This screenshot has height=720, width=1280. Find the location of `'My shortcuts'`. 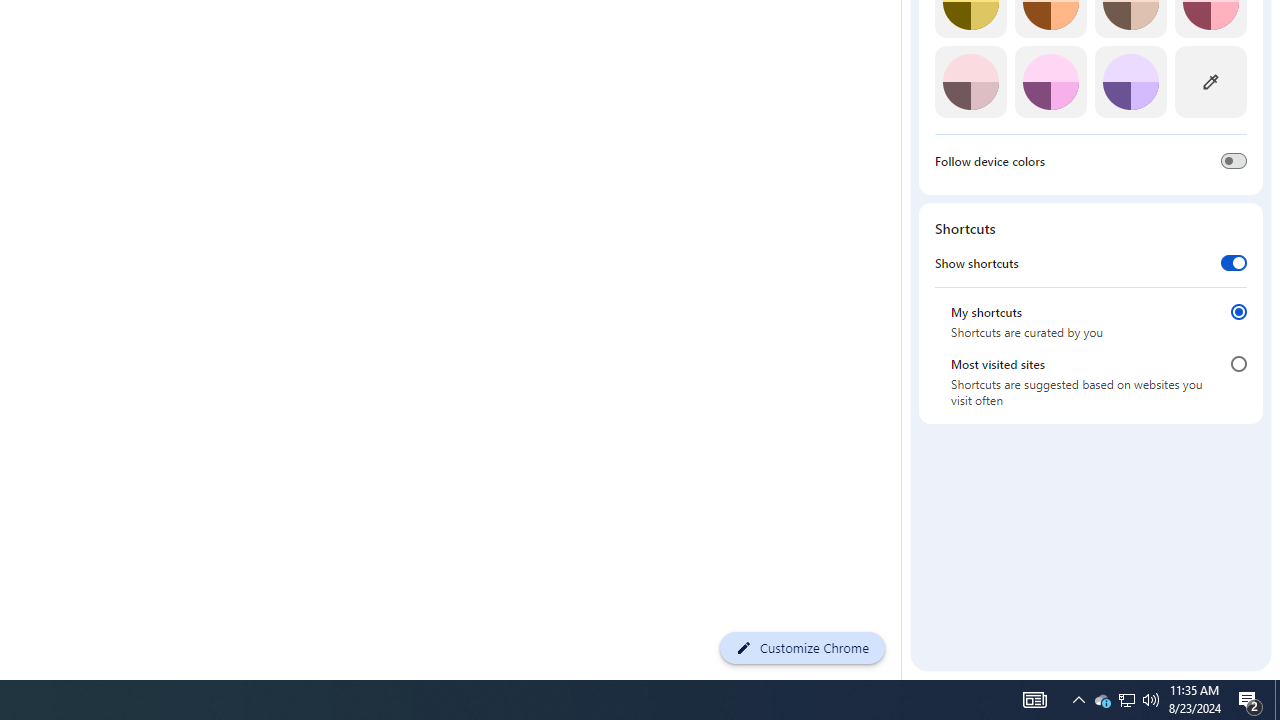

'My shortcuts' is located at coordinates (1238, 311).